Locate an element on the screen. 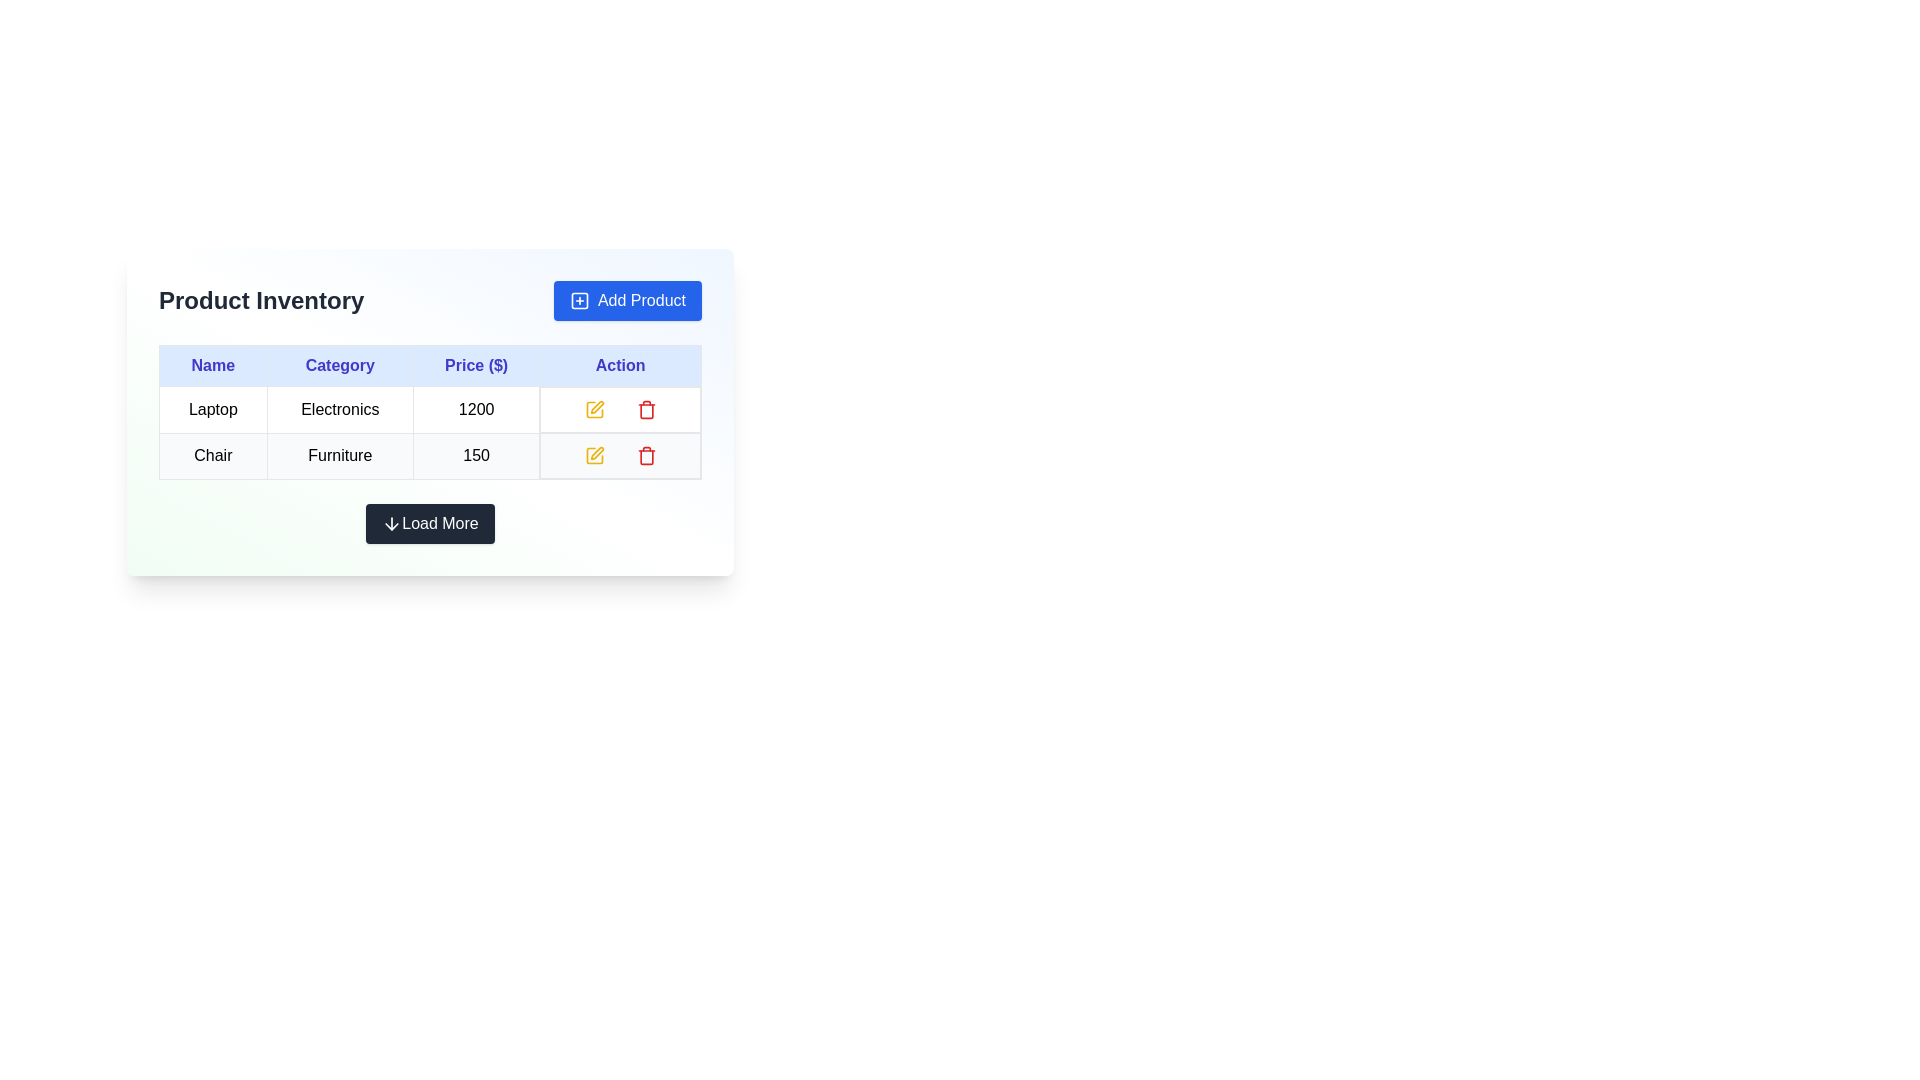 The height and width of the screenshot is (1080, 1920). the downward arrow icon that is centered above the text of the 'Load More' button, which appears white against a dark background is located at coordinates (392, 523).